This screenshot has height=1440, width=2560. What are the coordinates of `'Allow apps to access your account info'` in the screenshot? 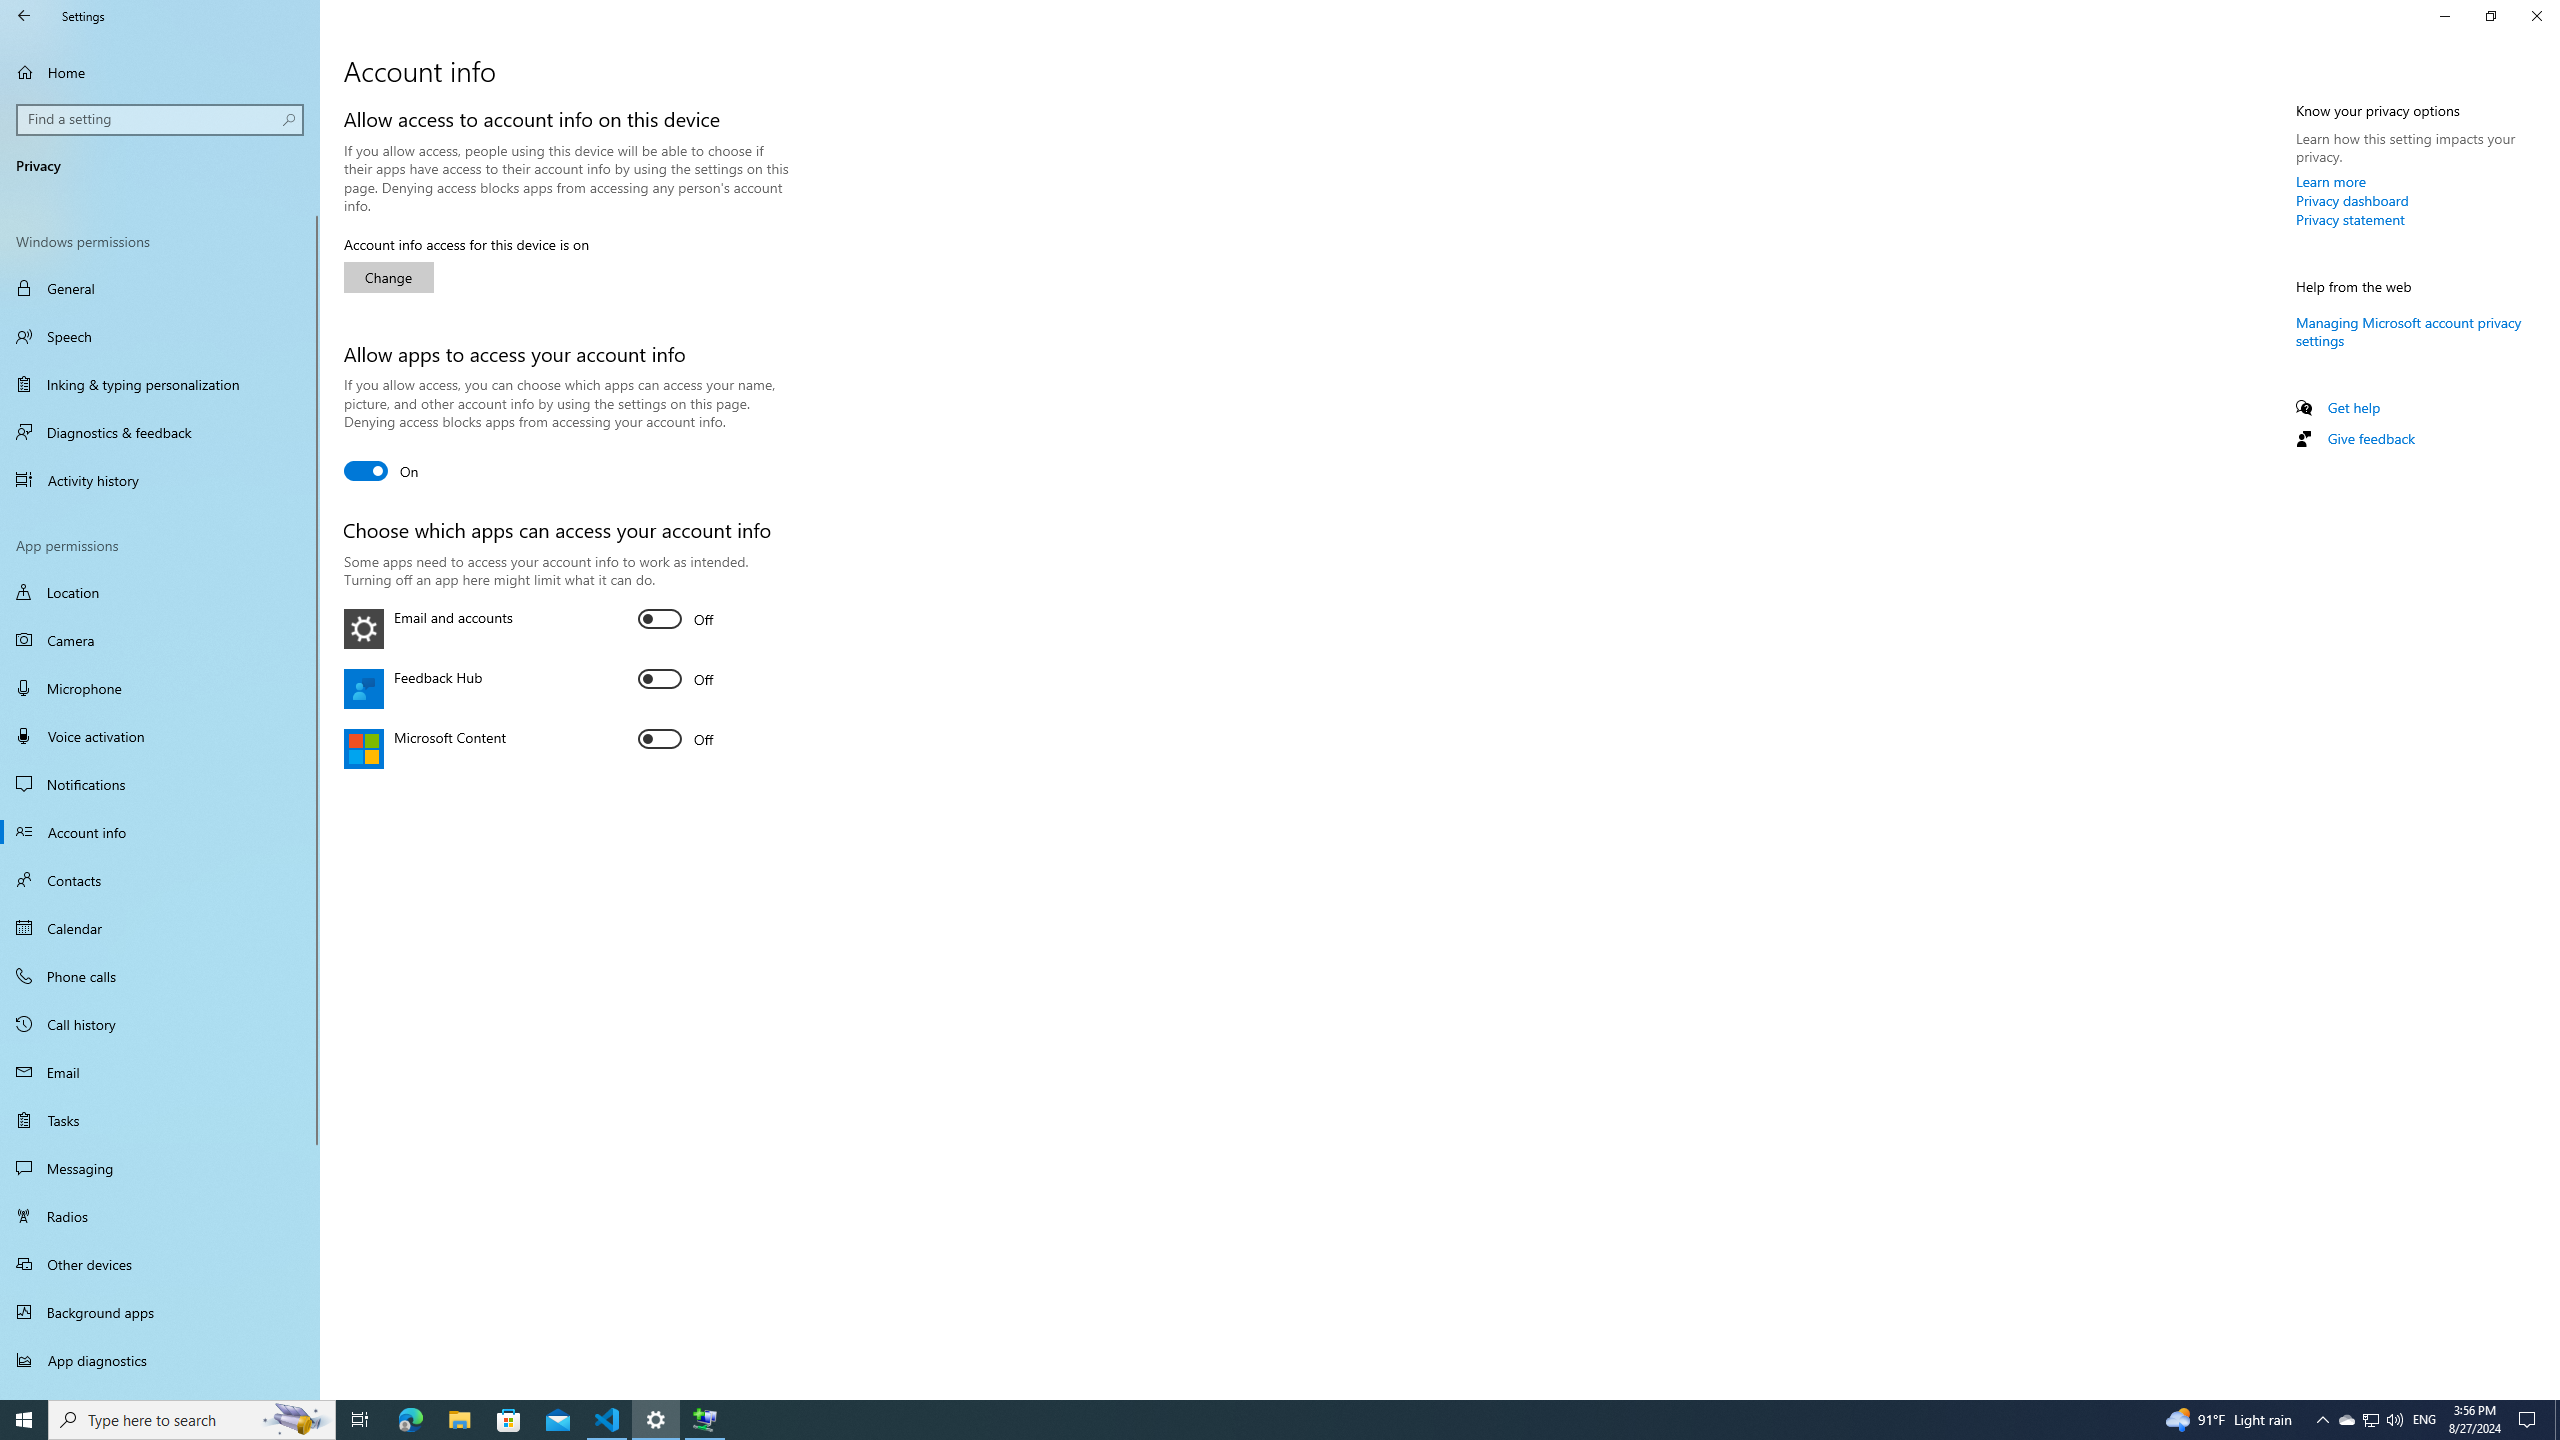 It's located at (380, 470).